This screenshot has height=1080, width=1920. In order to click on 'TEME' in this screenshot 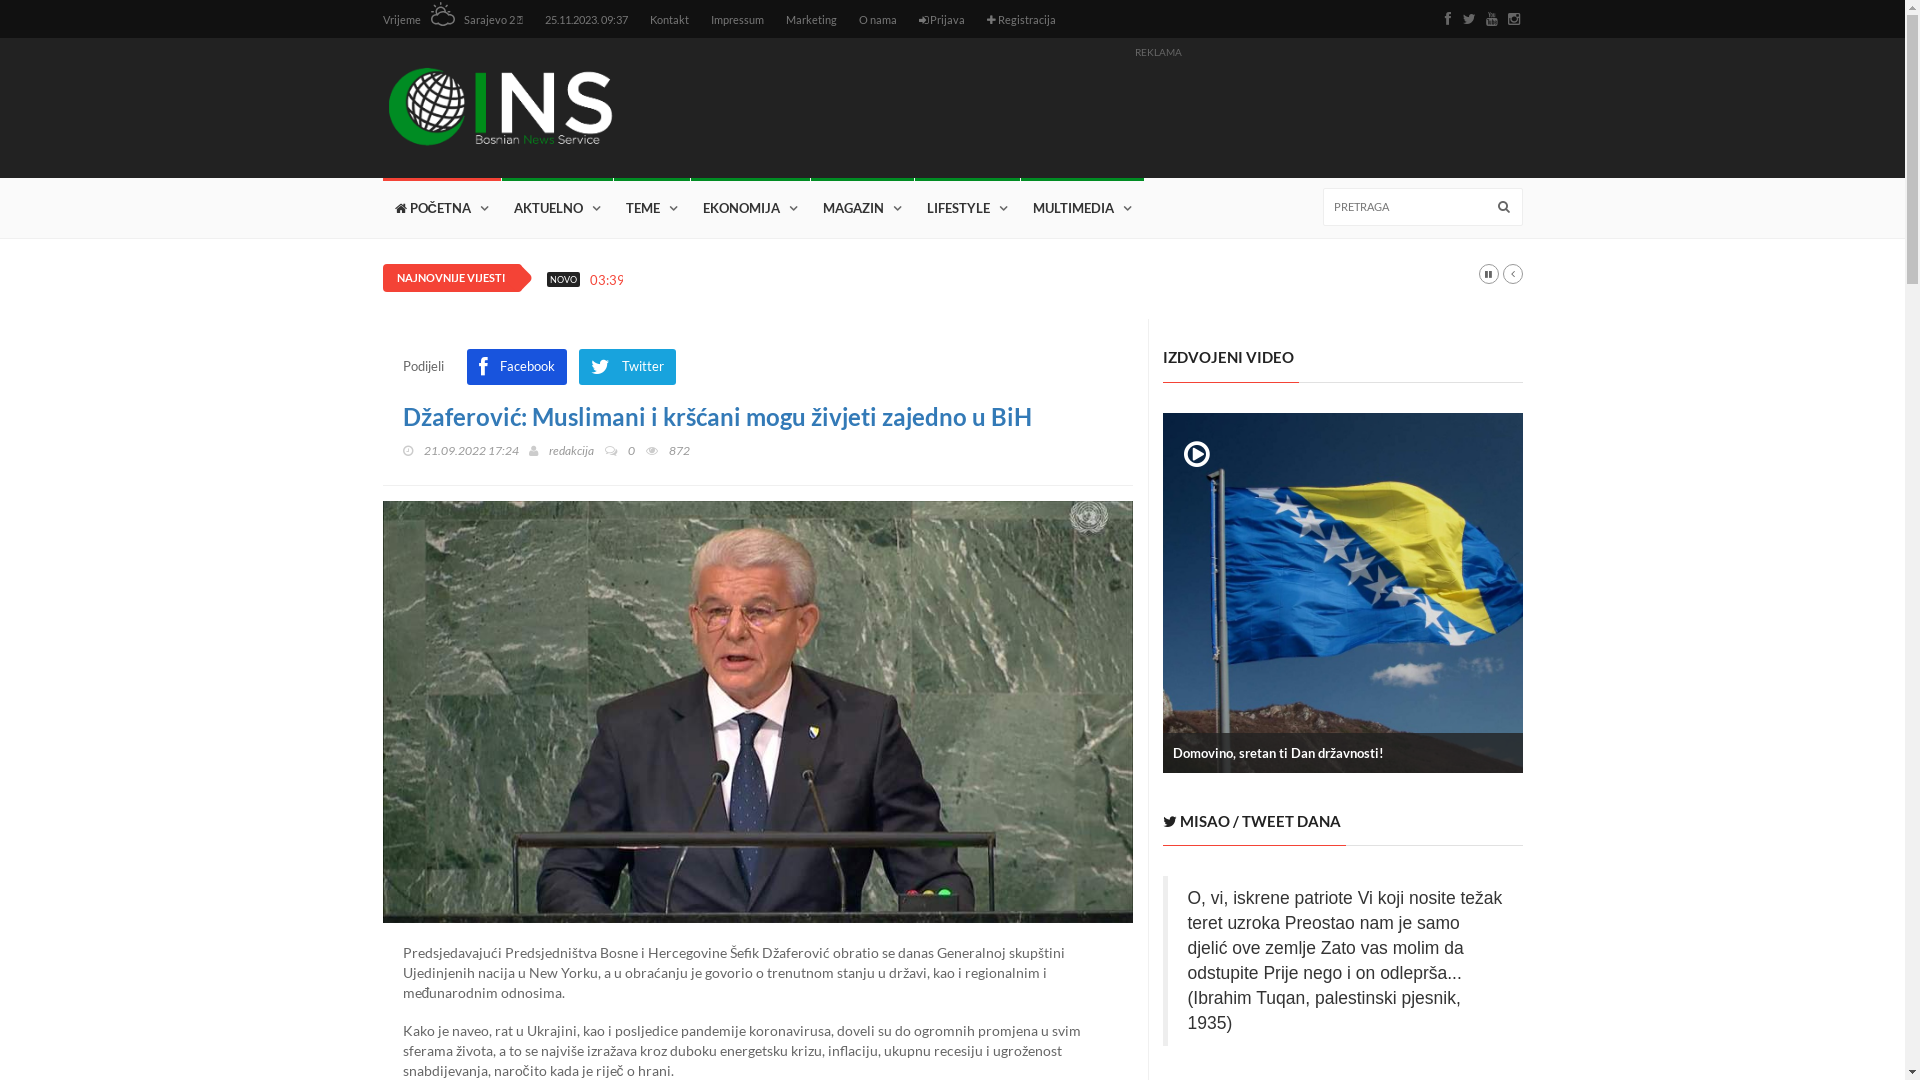, I will do `click(652, 208)`.